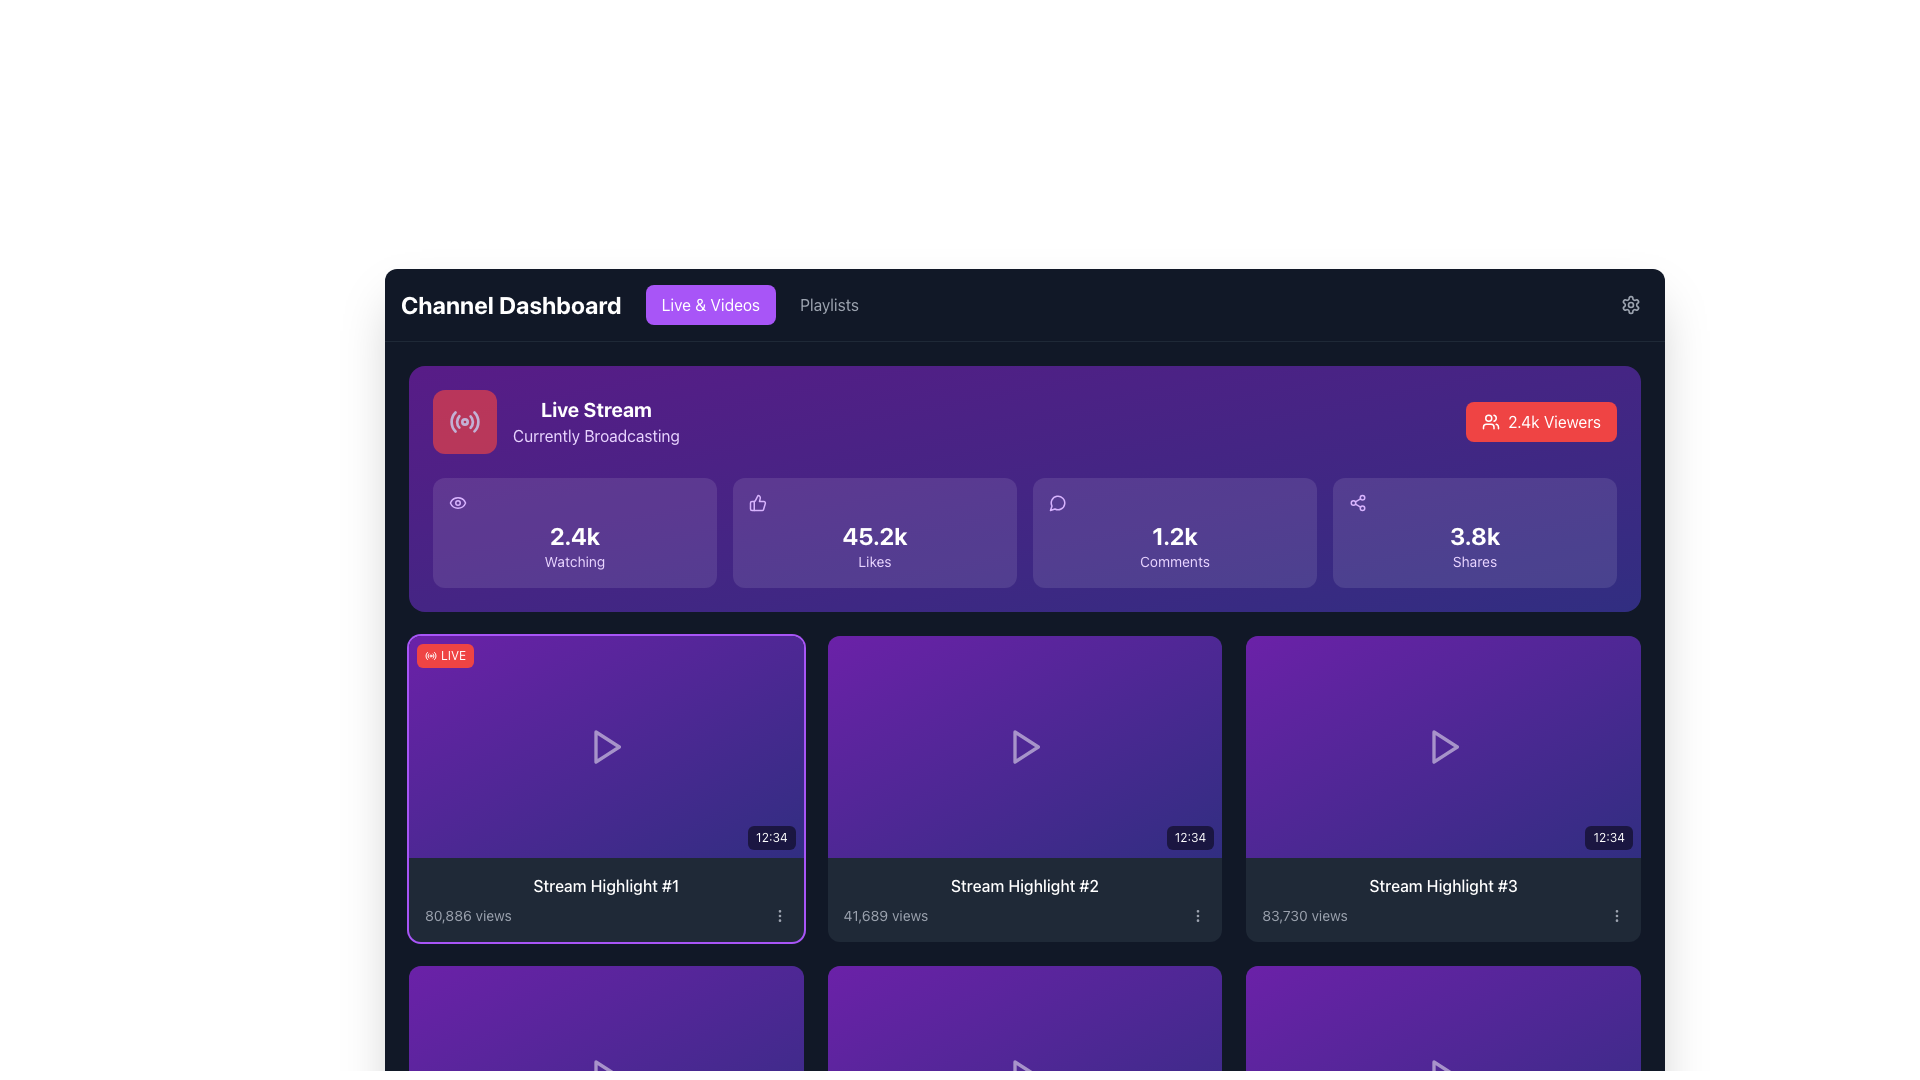 This screenshot has height=1080, width=1920. Describe the element at coordinates (778, 915) in the screenshot. I see `the vertical ellipsis icon located in the bottom-right corner of the 'Stream Highlight #1' card` at that location.